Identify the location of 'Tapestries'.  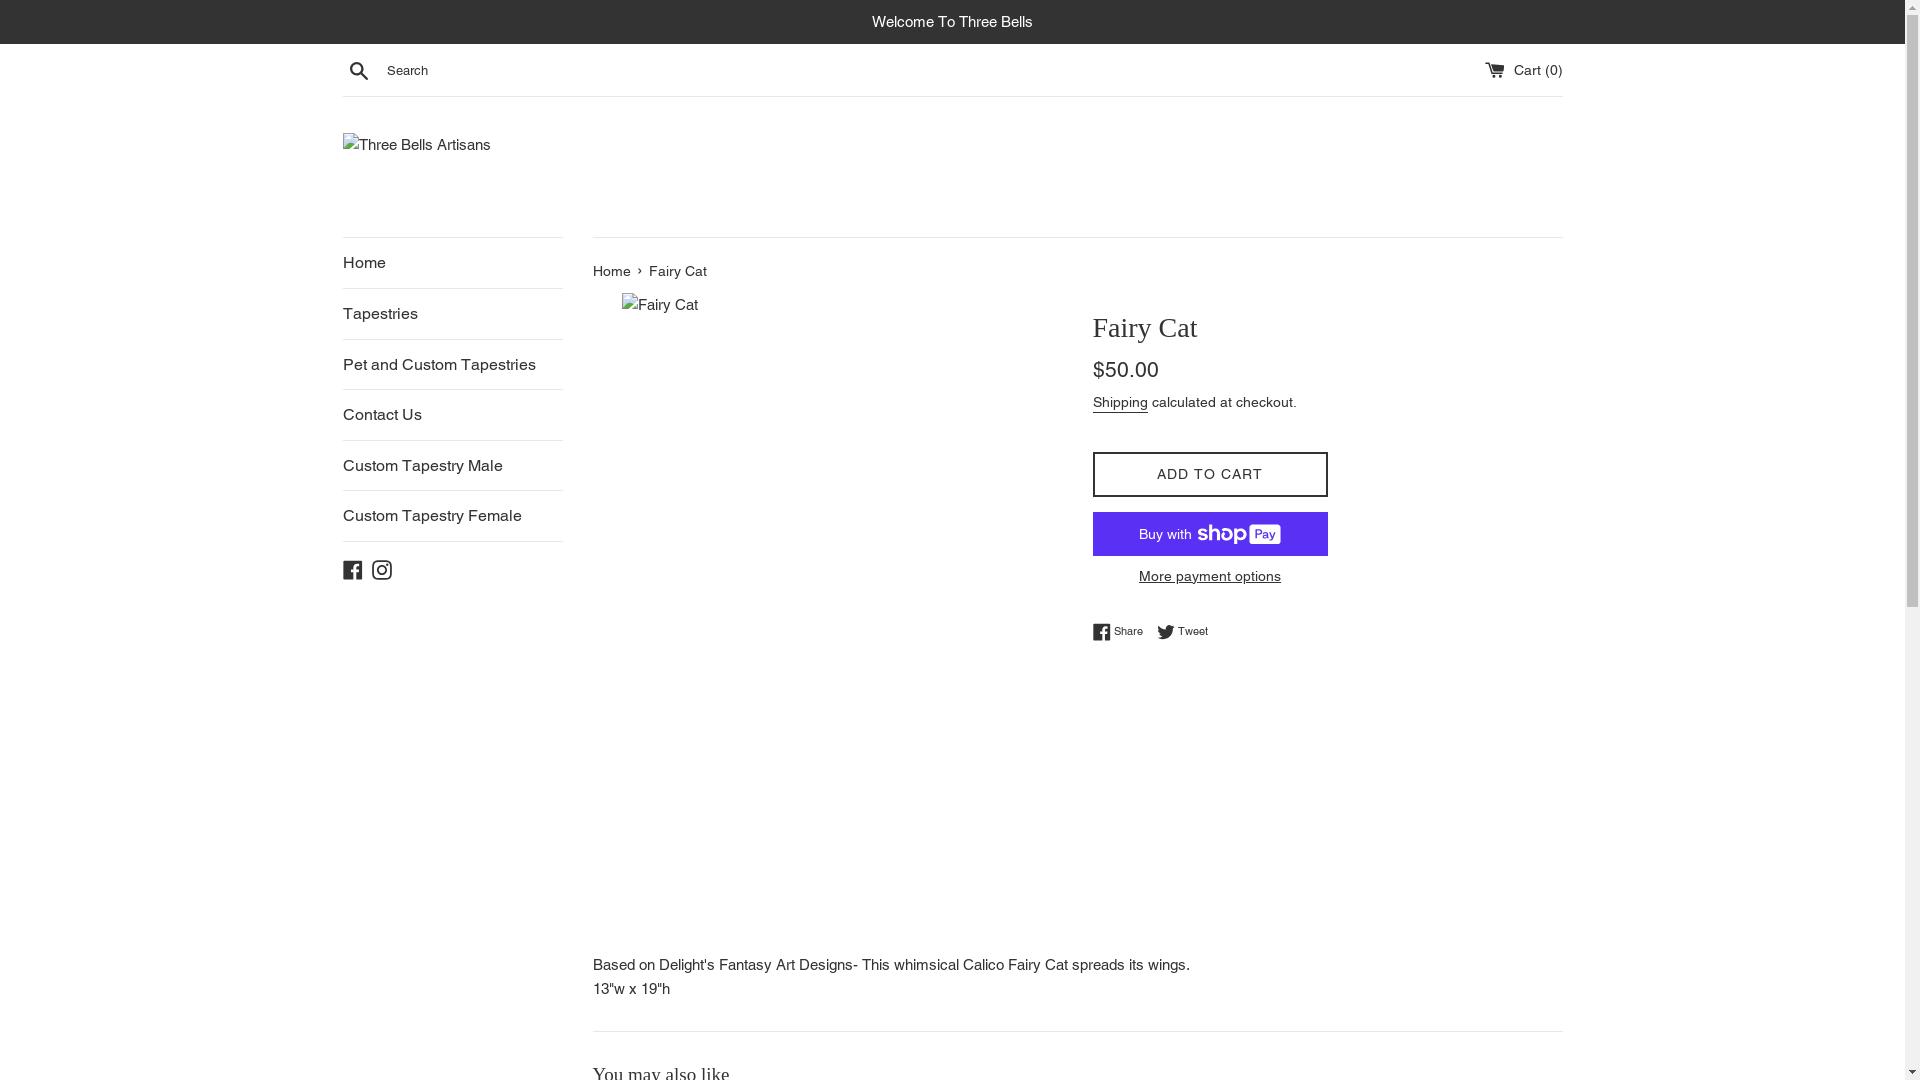
(450, 313).